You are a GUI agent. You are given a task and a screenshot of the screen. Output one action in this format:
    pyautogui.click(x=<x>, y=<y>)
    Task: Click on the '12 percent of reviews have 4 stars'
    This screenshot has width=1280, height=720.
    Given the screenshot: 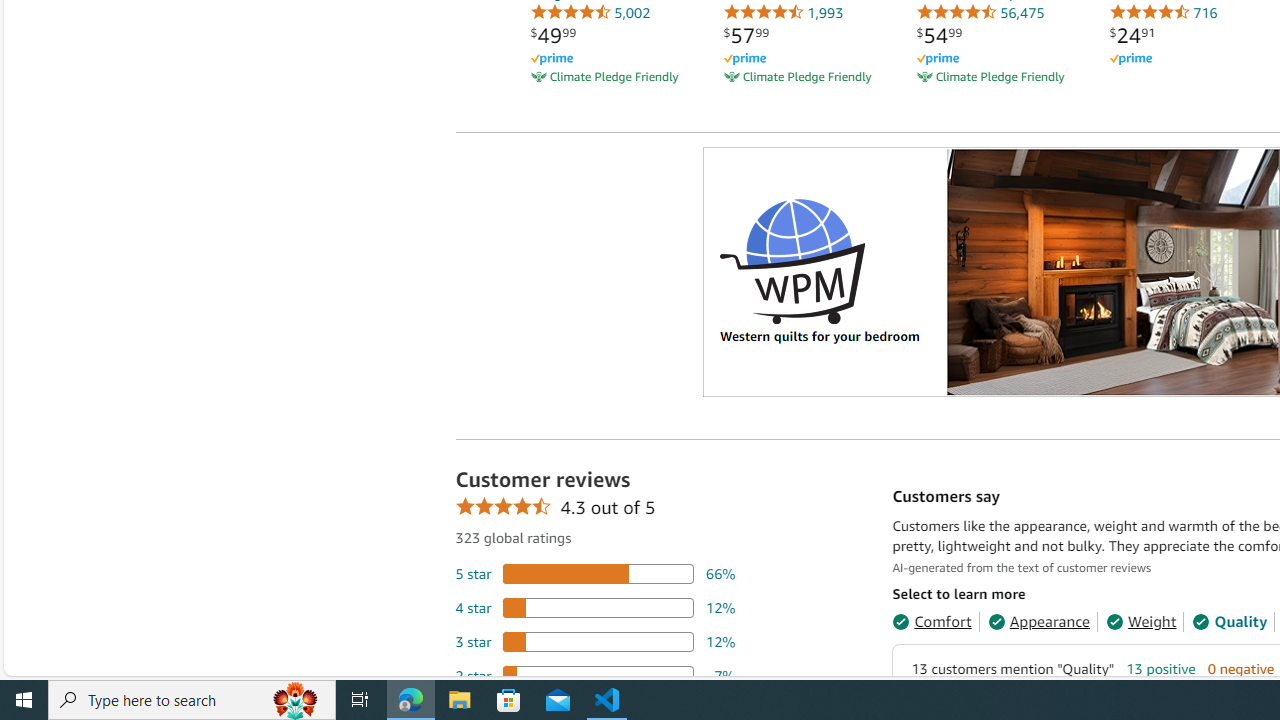 What is the action you would take?
    pyautogui.click(x=594, y=606)
    